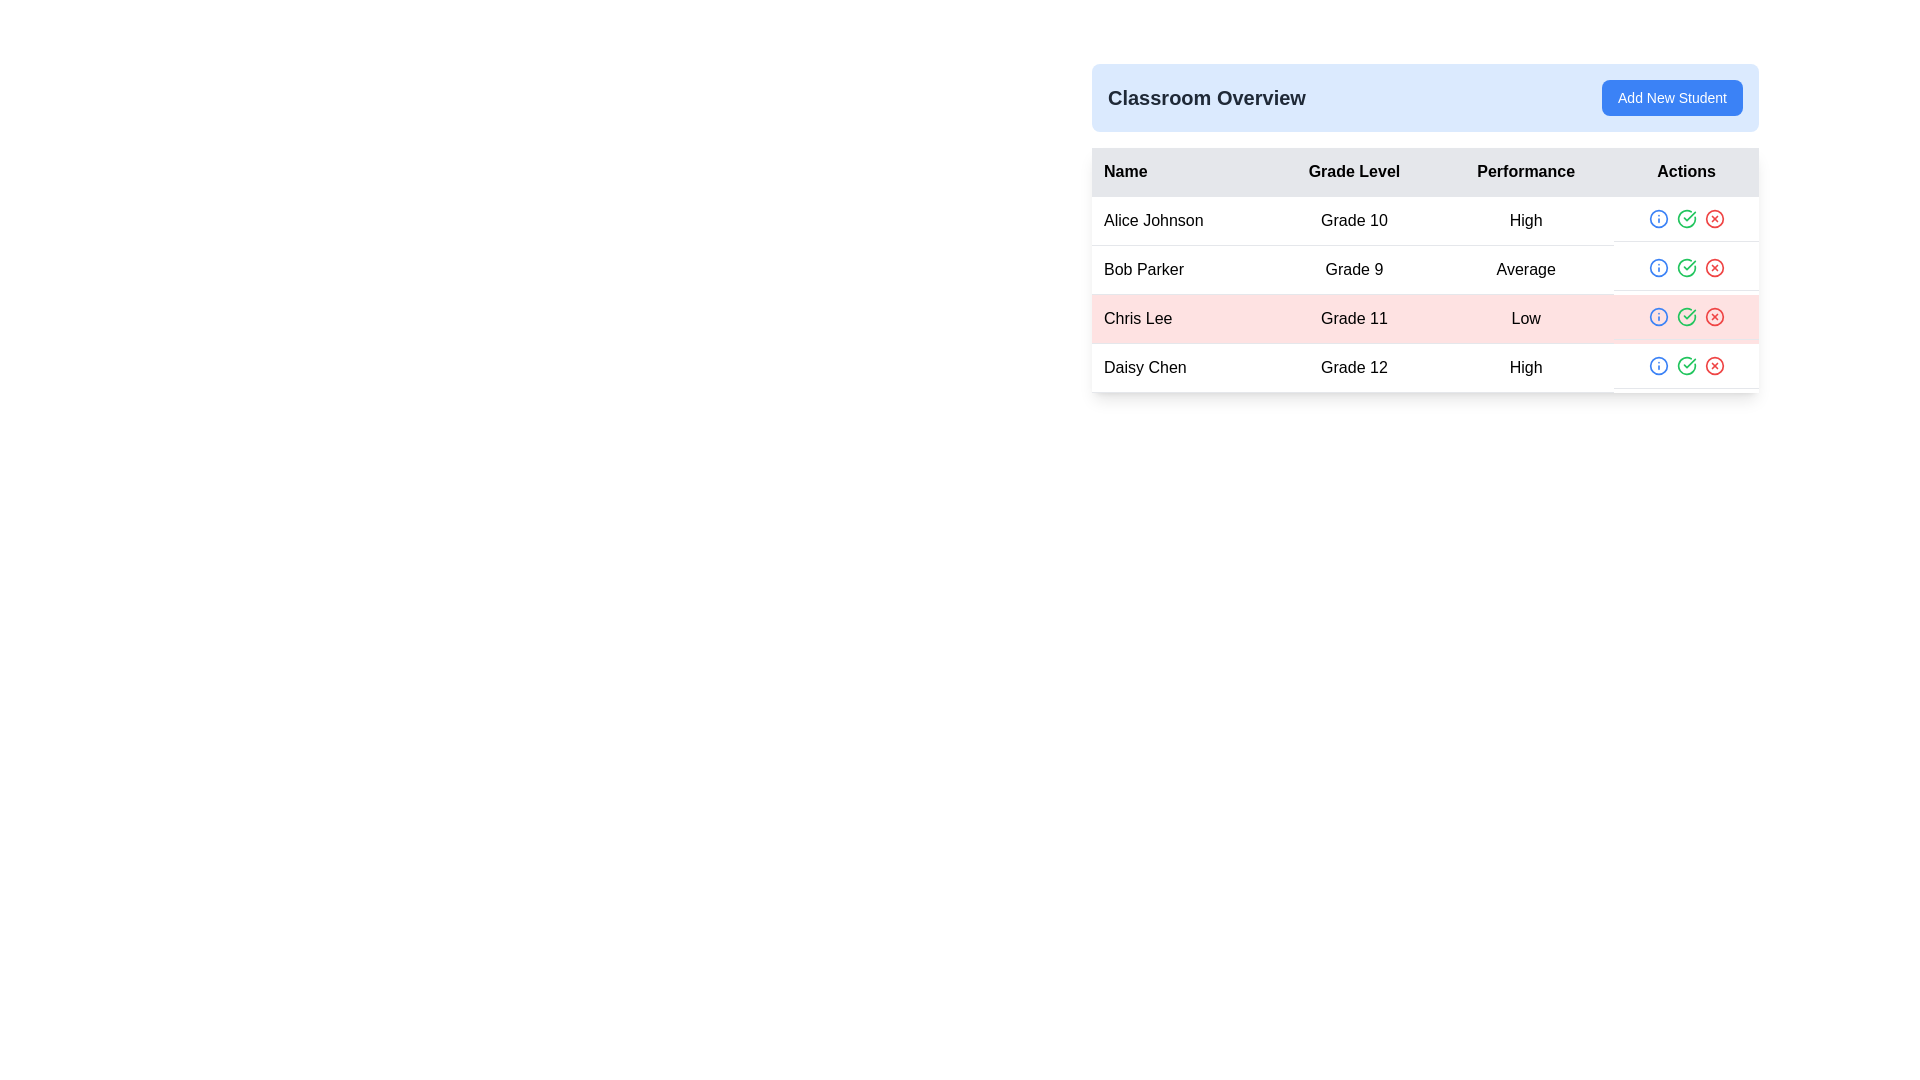 The height and width of the screenshot is (1080, 1920). Describe the element at coordinates (1525, 171) in the screenshot. I see `the 'Performance' Table Header, which is the third column in a tabular layout, styled with bold black text on a gray background` at that location.